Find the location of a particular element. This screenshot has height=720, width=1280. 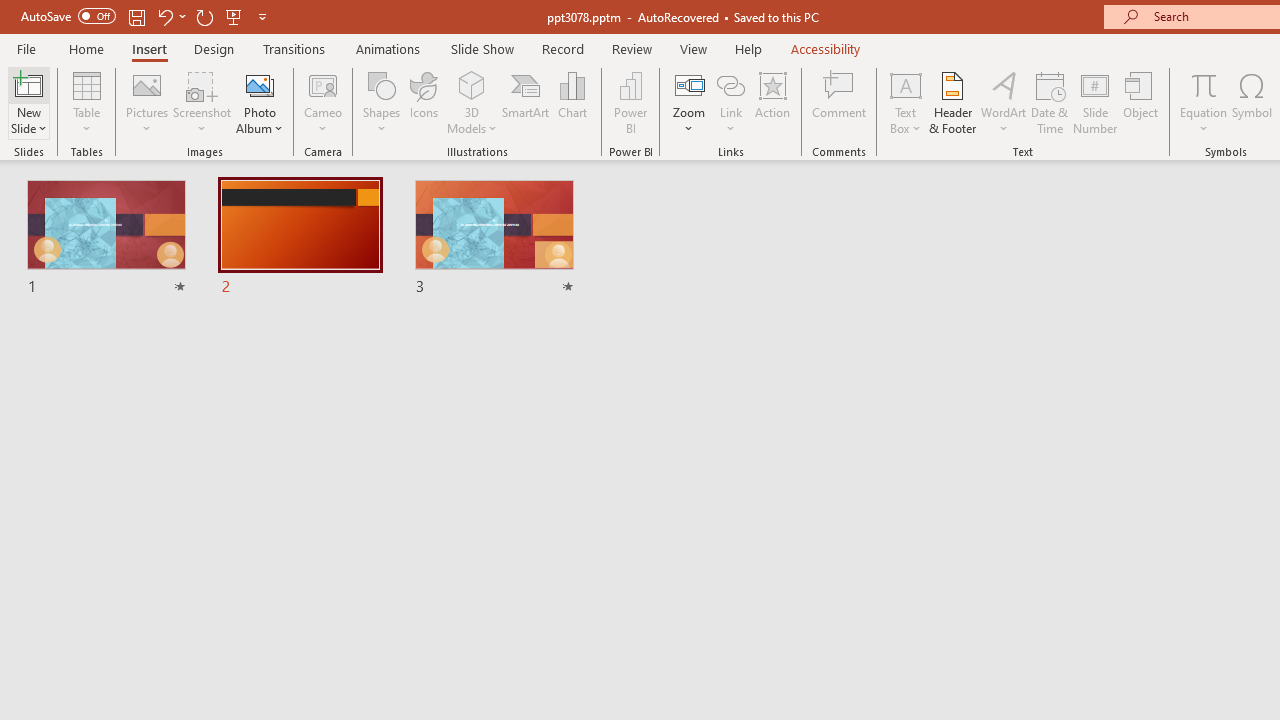

'Draw Horizontal Text Box' is located at coordinates (904, 84).